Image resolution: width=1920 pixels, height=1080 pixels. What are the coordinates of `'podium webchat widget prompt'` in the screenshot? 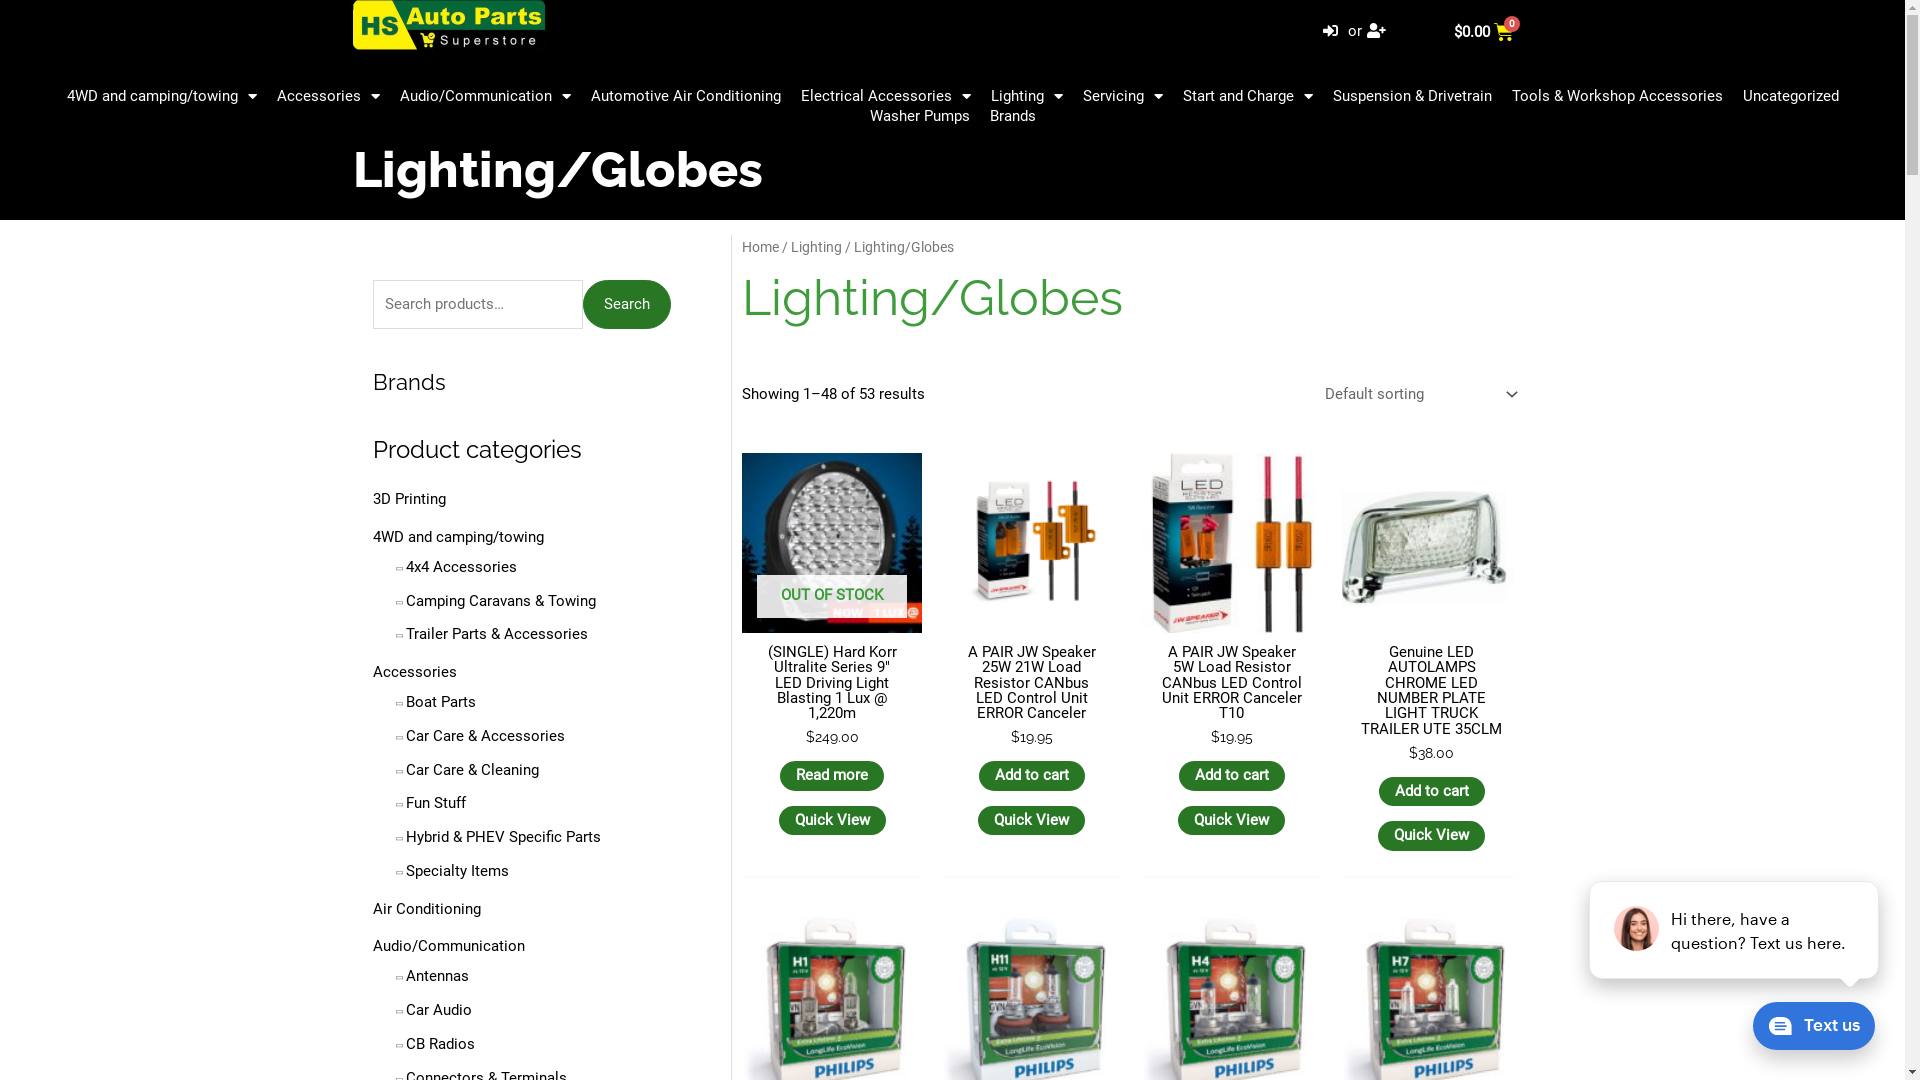 It's located at (1733, 929).